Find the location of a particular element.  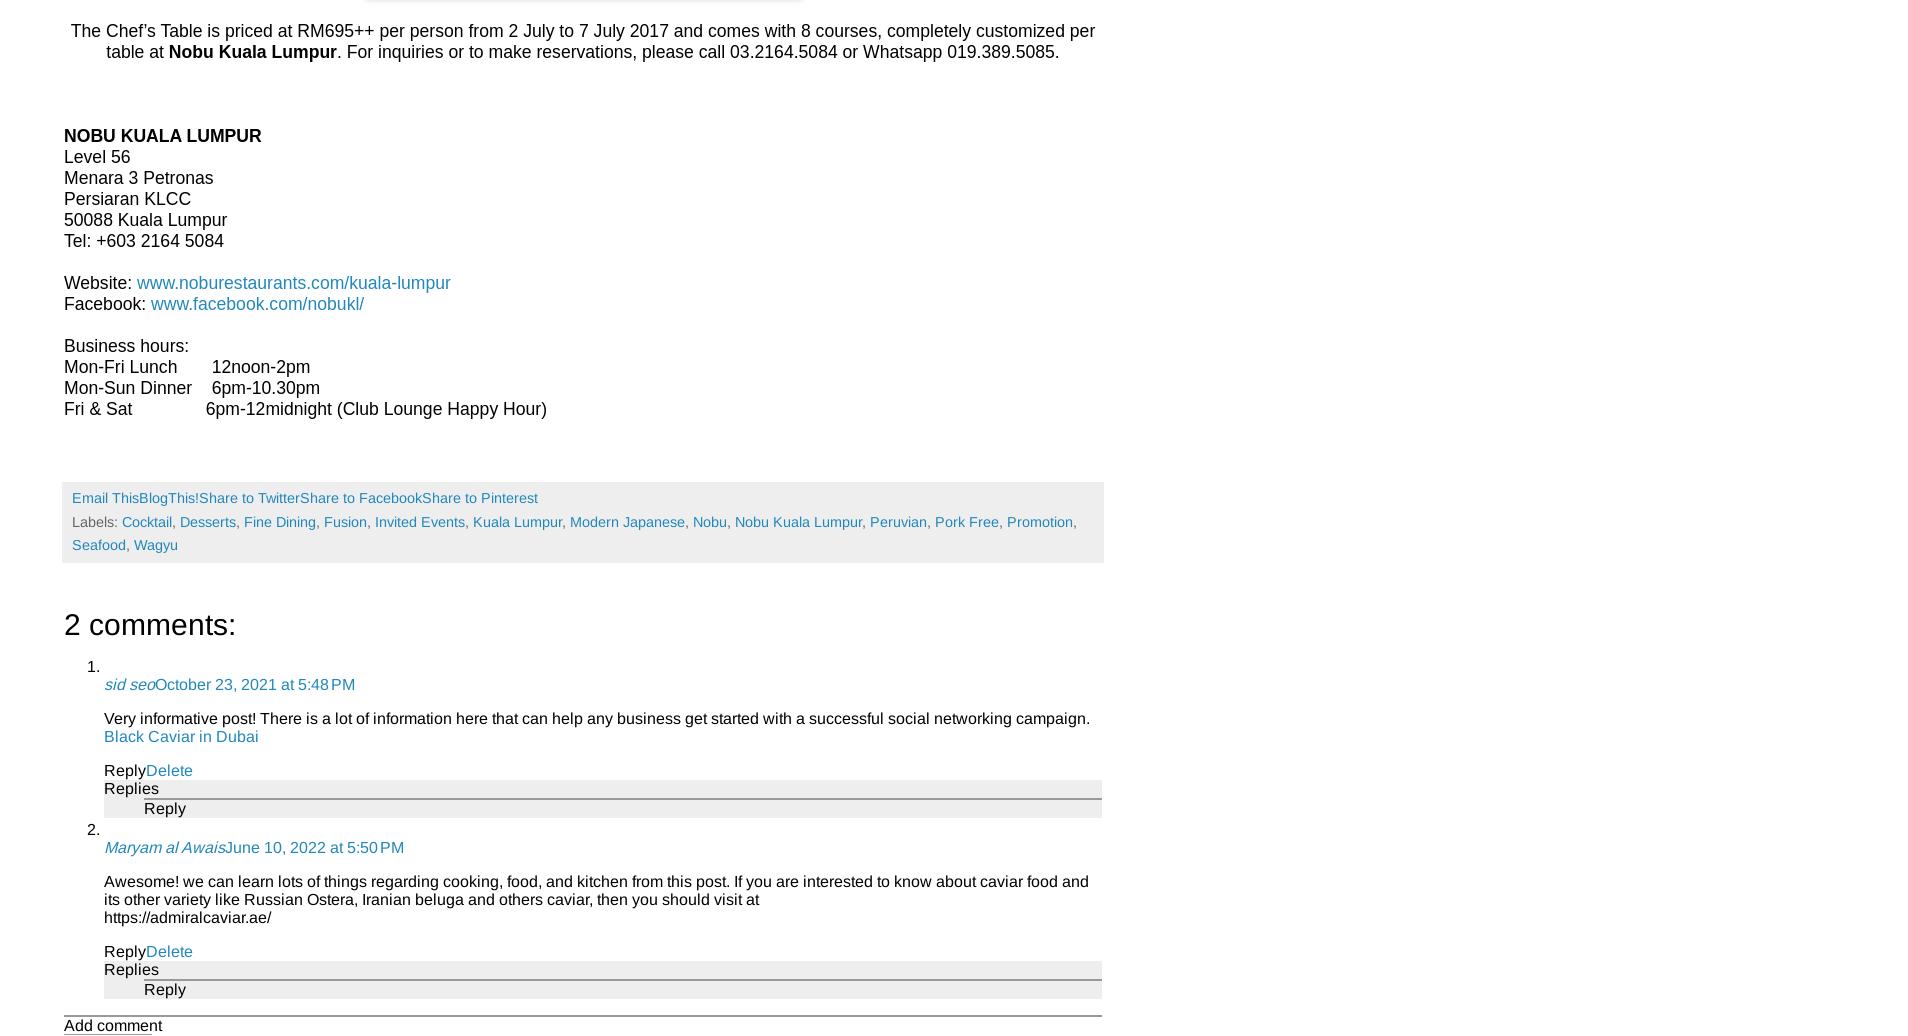

'Very informative post! There is a lot of information here that can help any business get started with a successful social networking campaign.' is located at coordinates (596, 717).